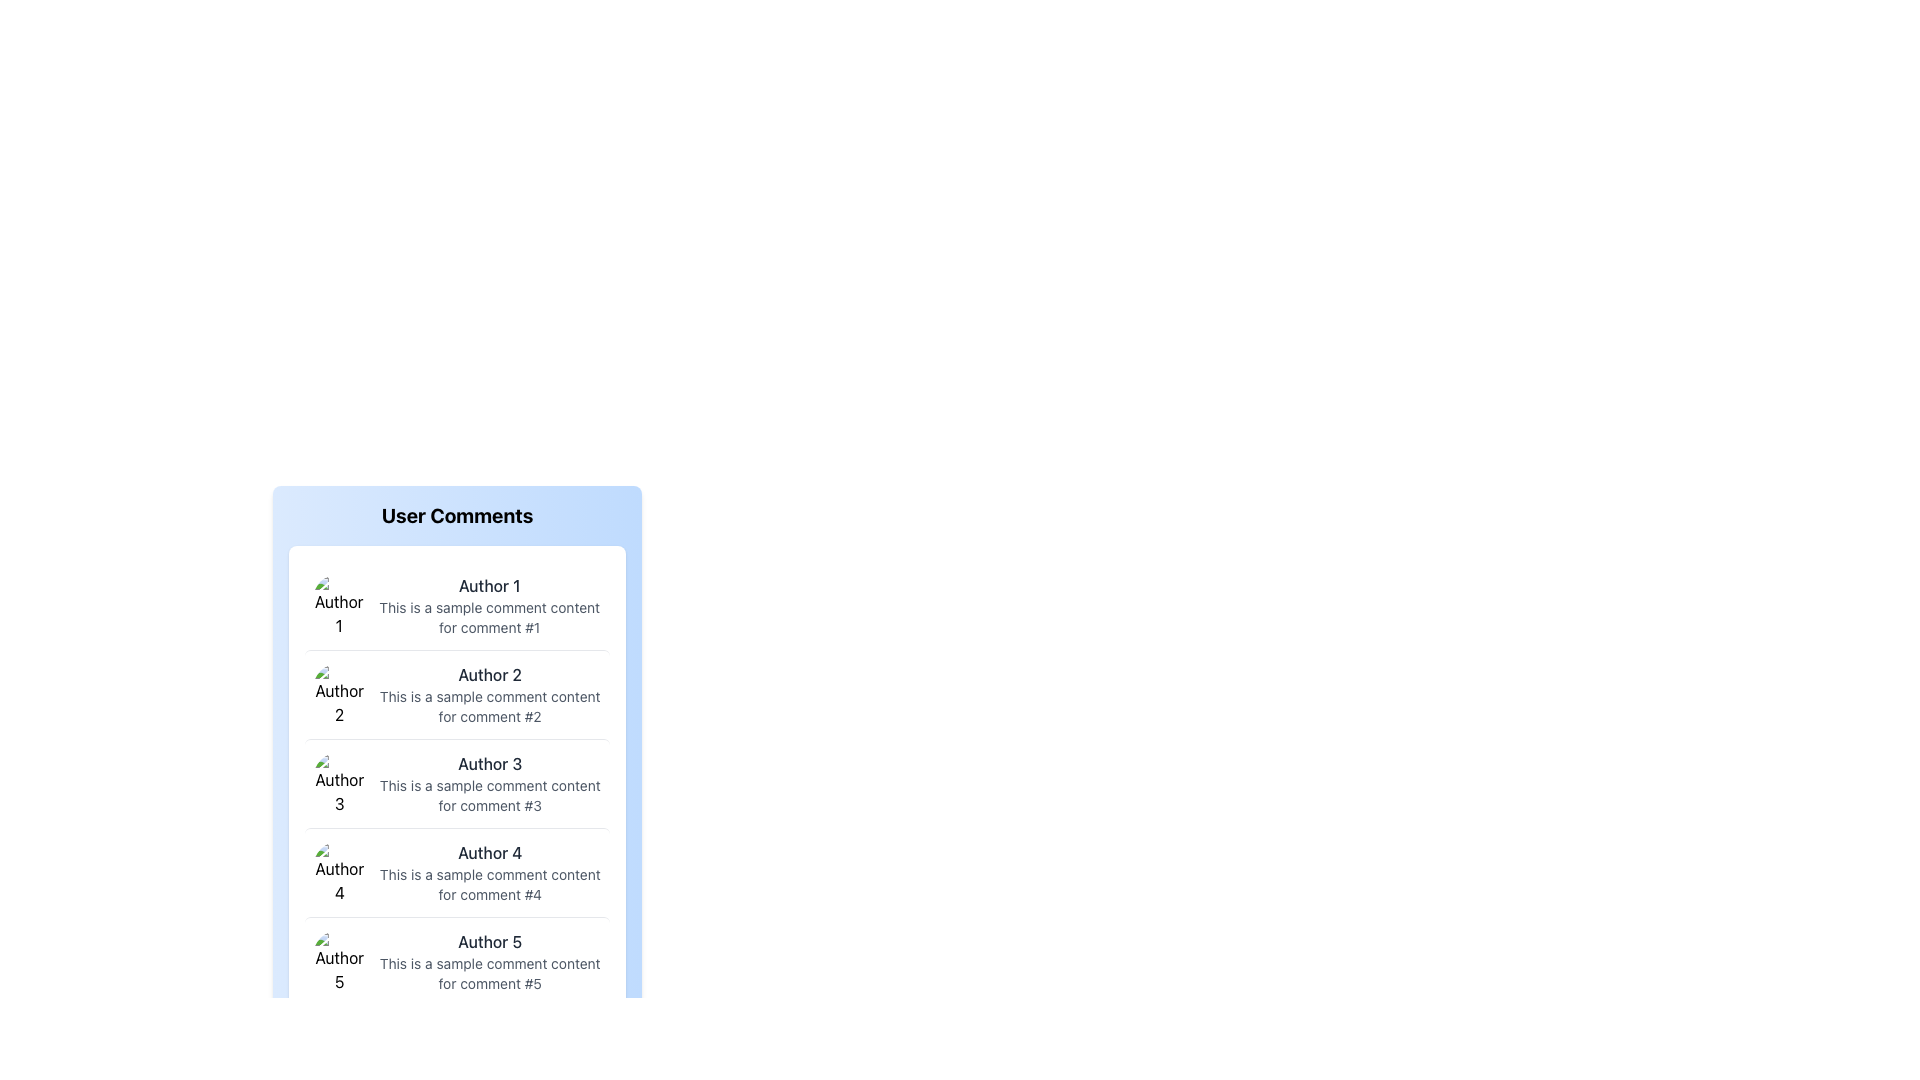 The width and height of the screenshot is (1920, 1080). Describe the element at coordinates (339, 871) in the screenshot. I see `the circular avatar image representing the profile picture of 'Author 4'` at that location.